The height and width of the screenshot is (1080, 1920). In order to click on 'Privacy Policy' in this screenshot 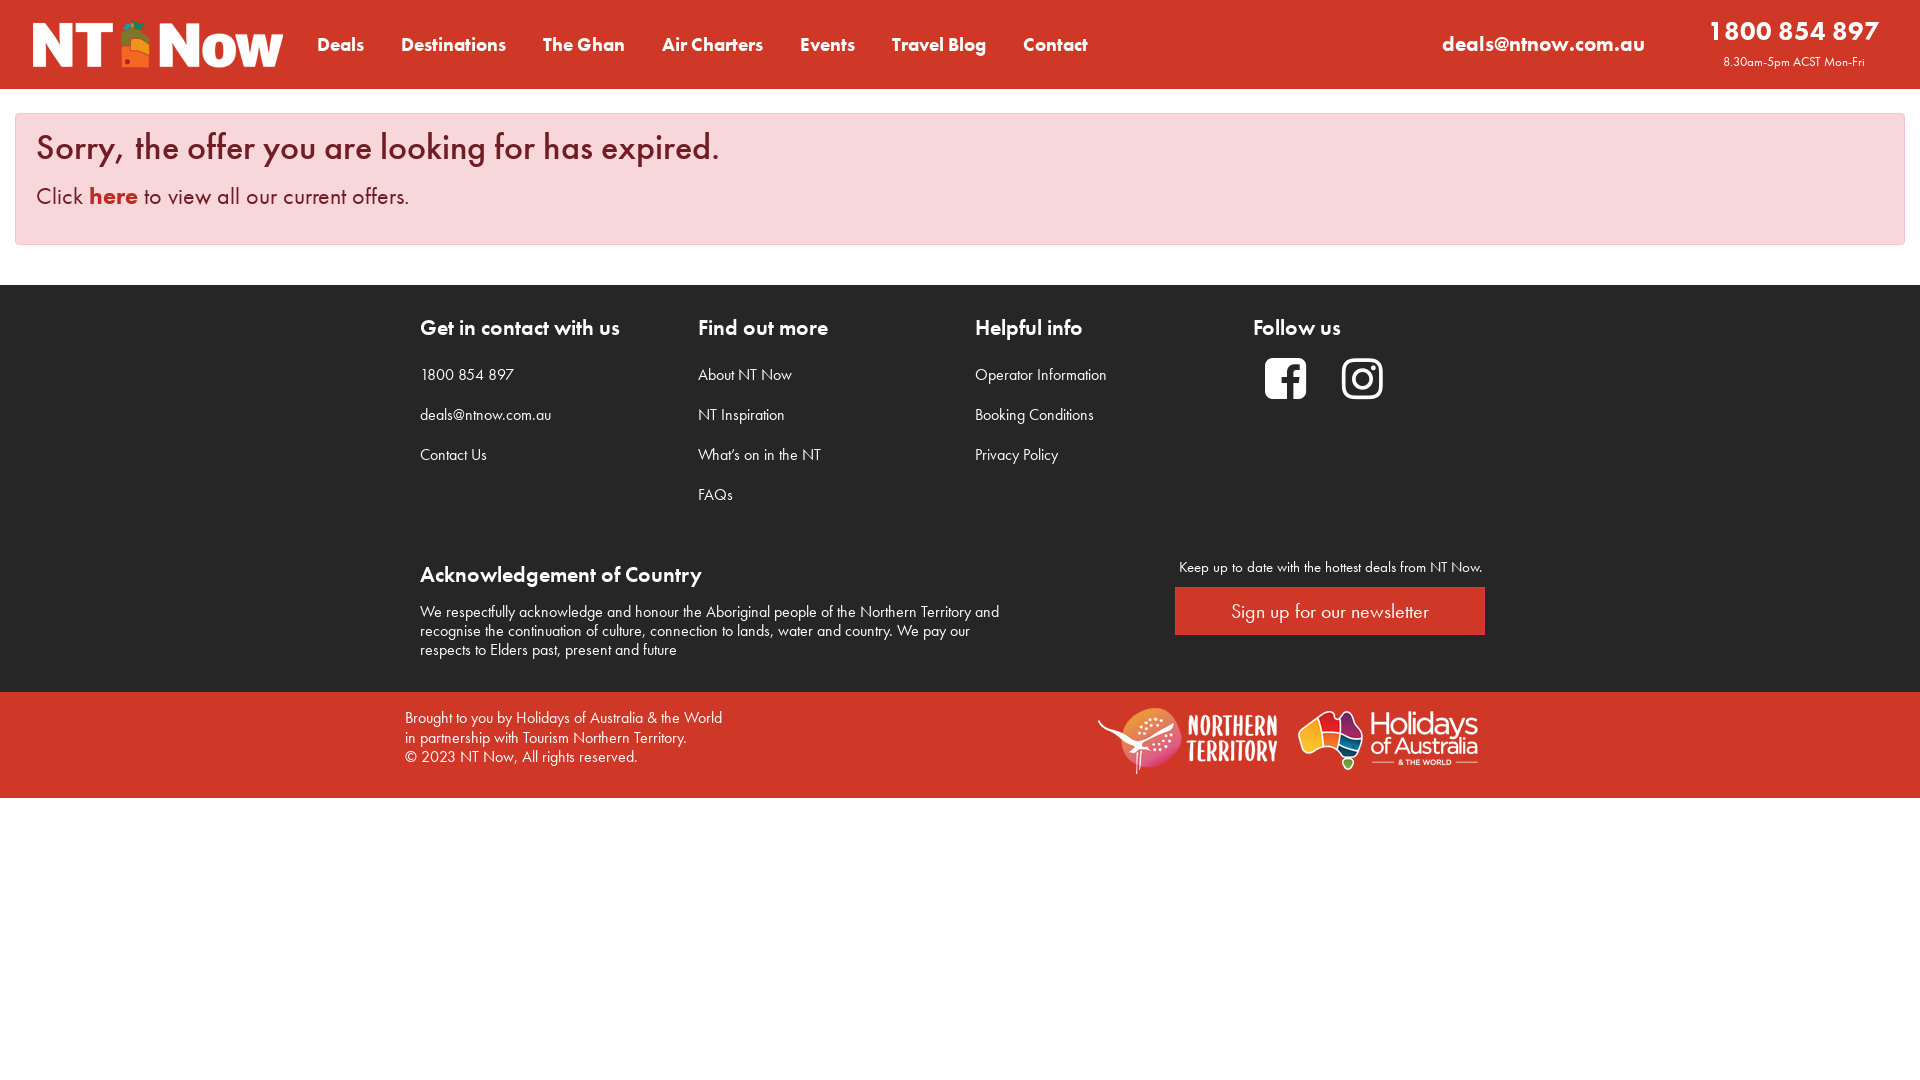, I will do `click(1016, 454)`.